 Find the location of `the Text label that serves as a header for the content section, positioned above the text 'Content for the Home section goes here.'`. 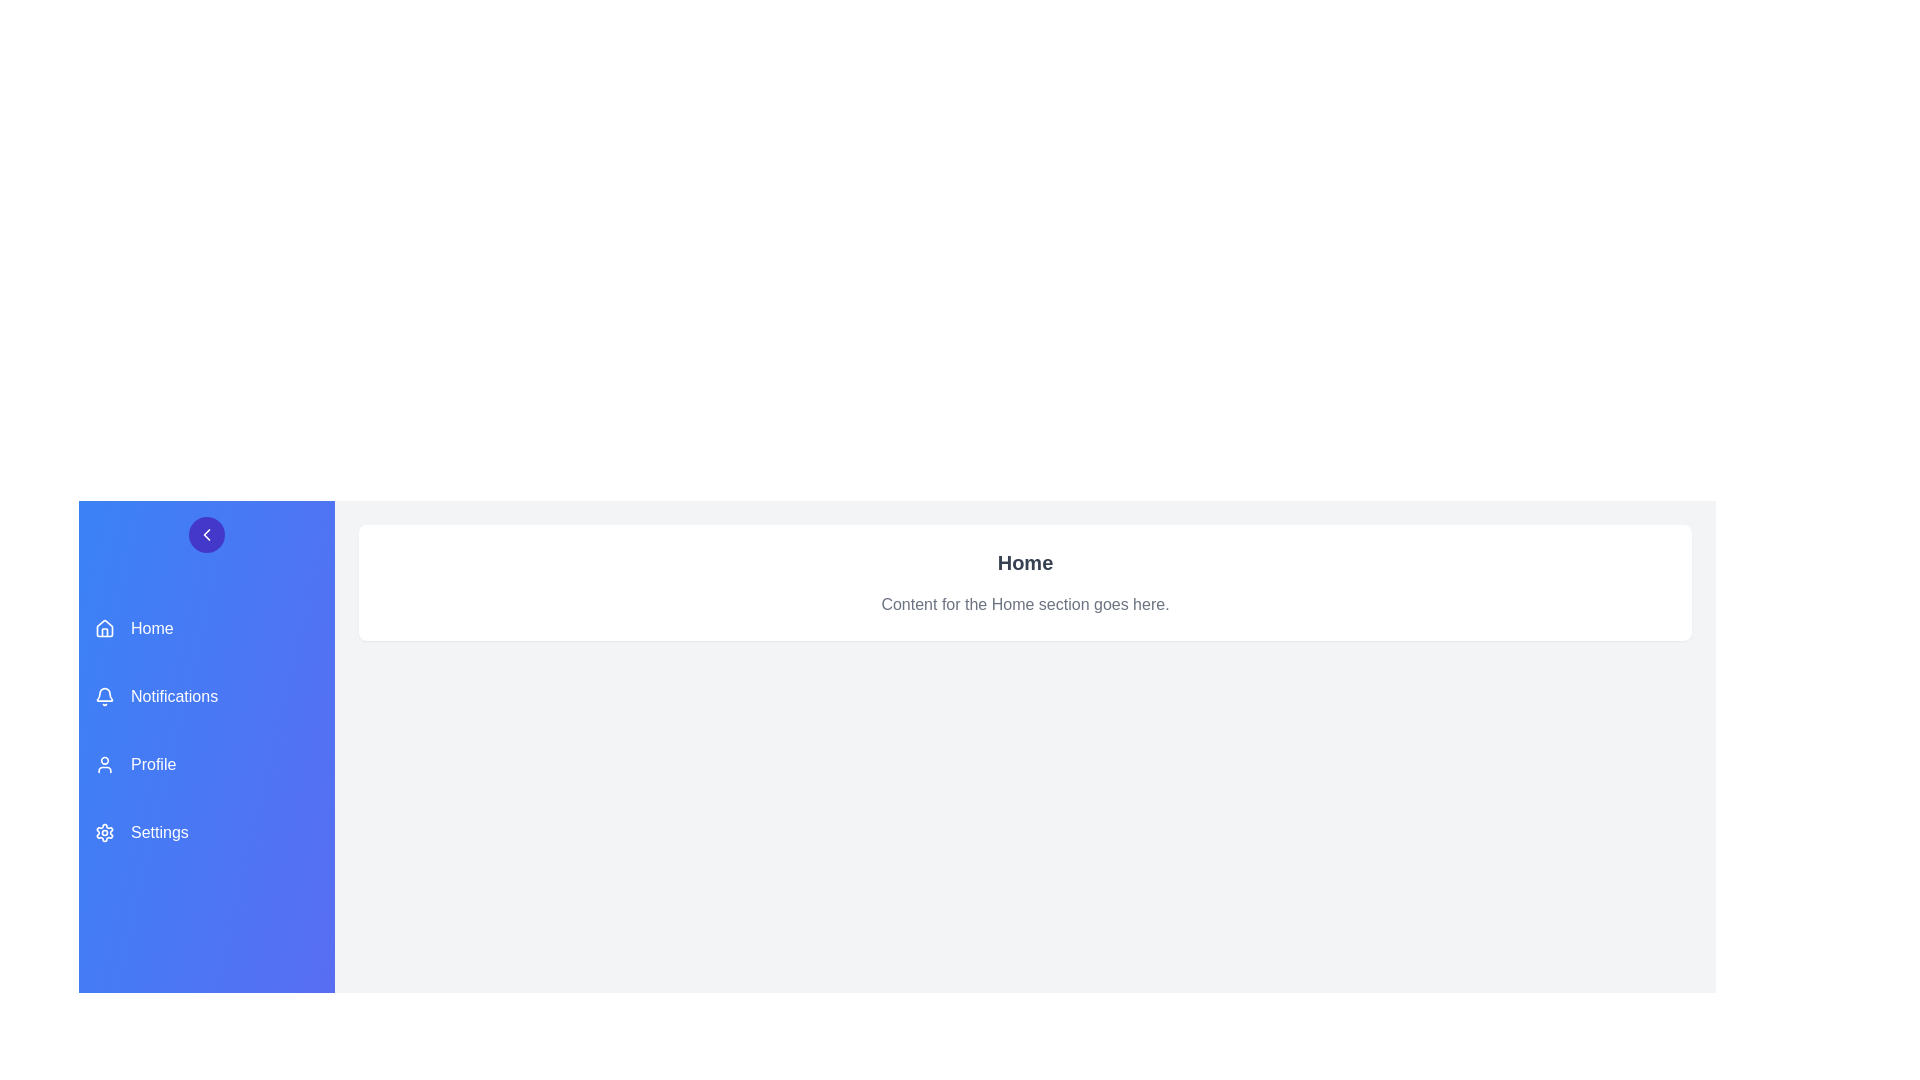

the Text label that serves as a header for the content section, positioned above the text 'Content for the Home section goes here.' is located at coordinates (1025, 563).